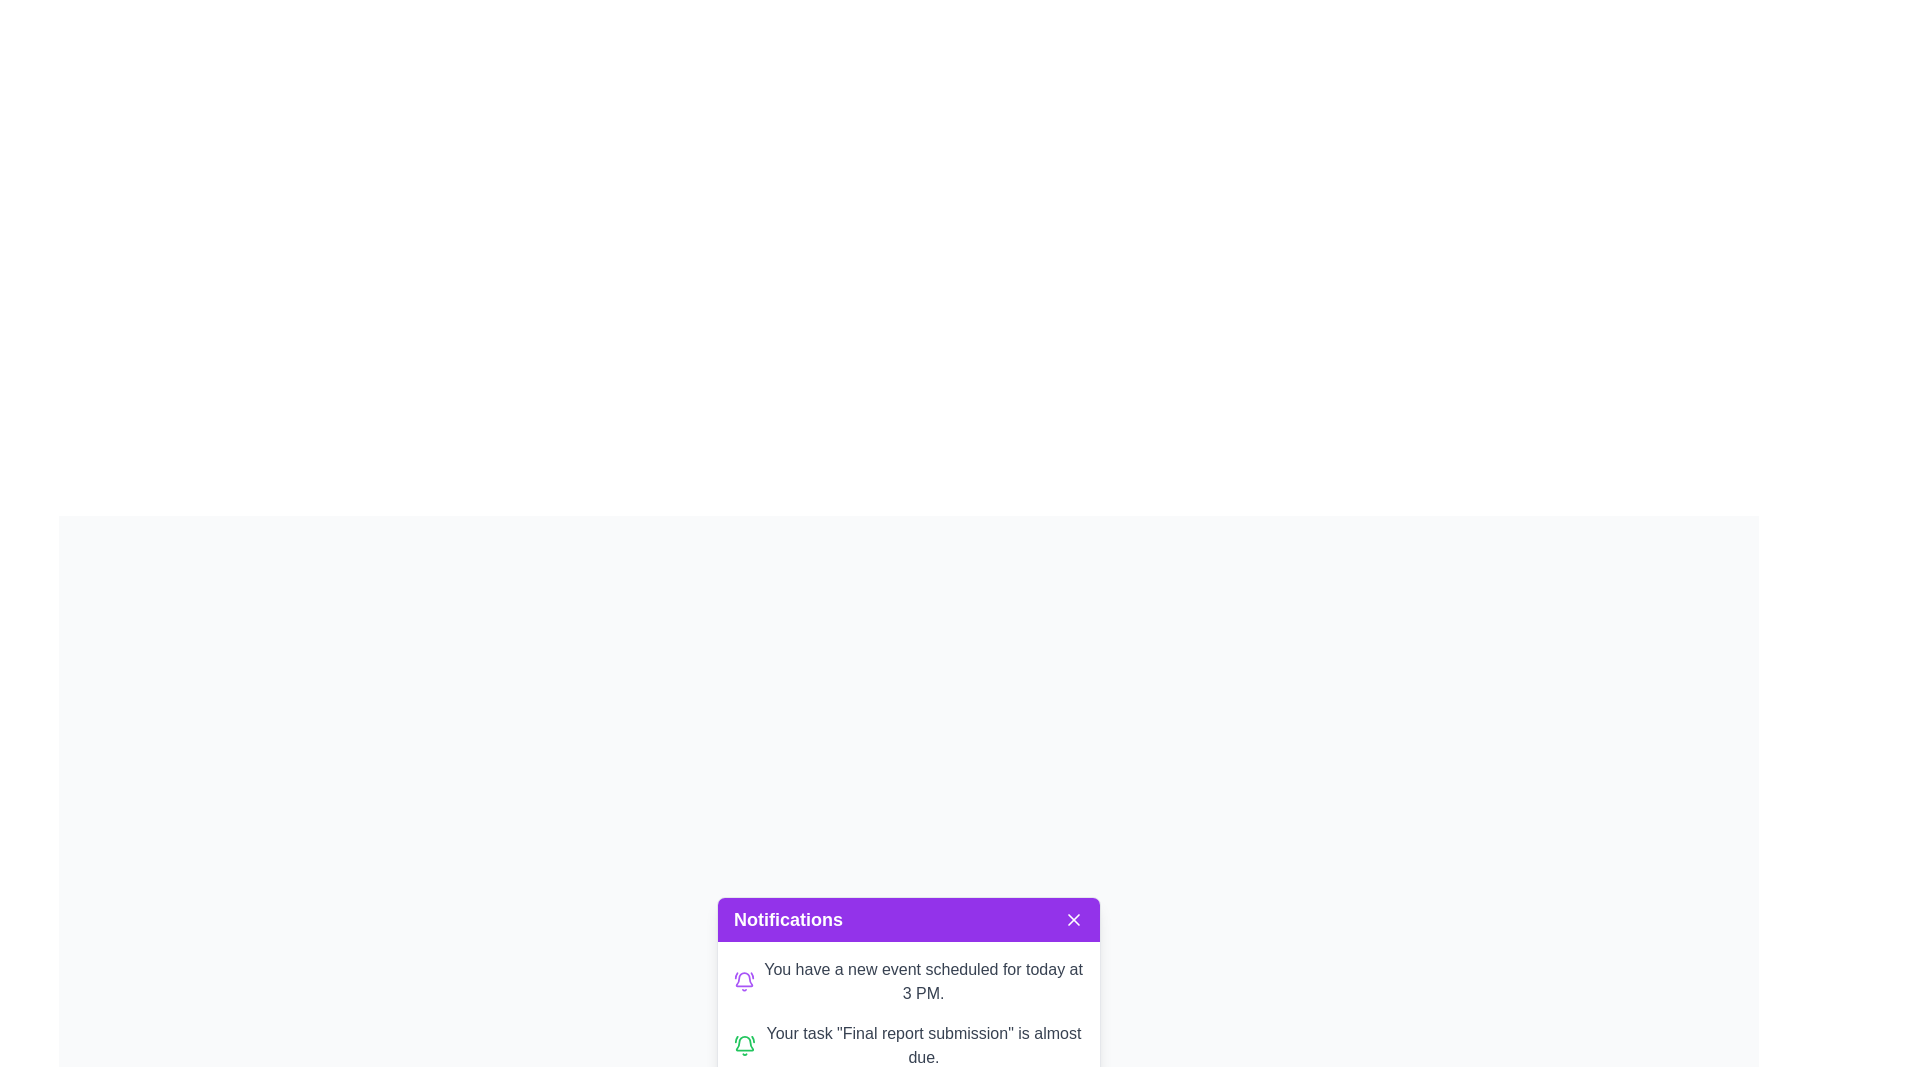 Image resolution: width=1920 pixels, height=1080 pixels. I want to click on the 'Notifications' text label, which is styled with a bold font and located in the header section of a notification card against a purple background, so click(787, 919).